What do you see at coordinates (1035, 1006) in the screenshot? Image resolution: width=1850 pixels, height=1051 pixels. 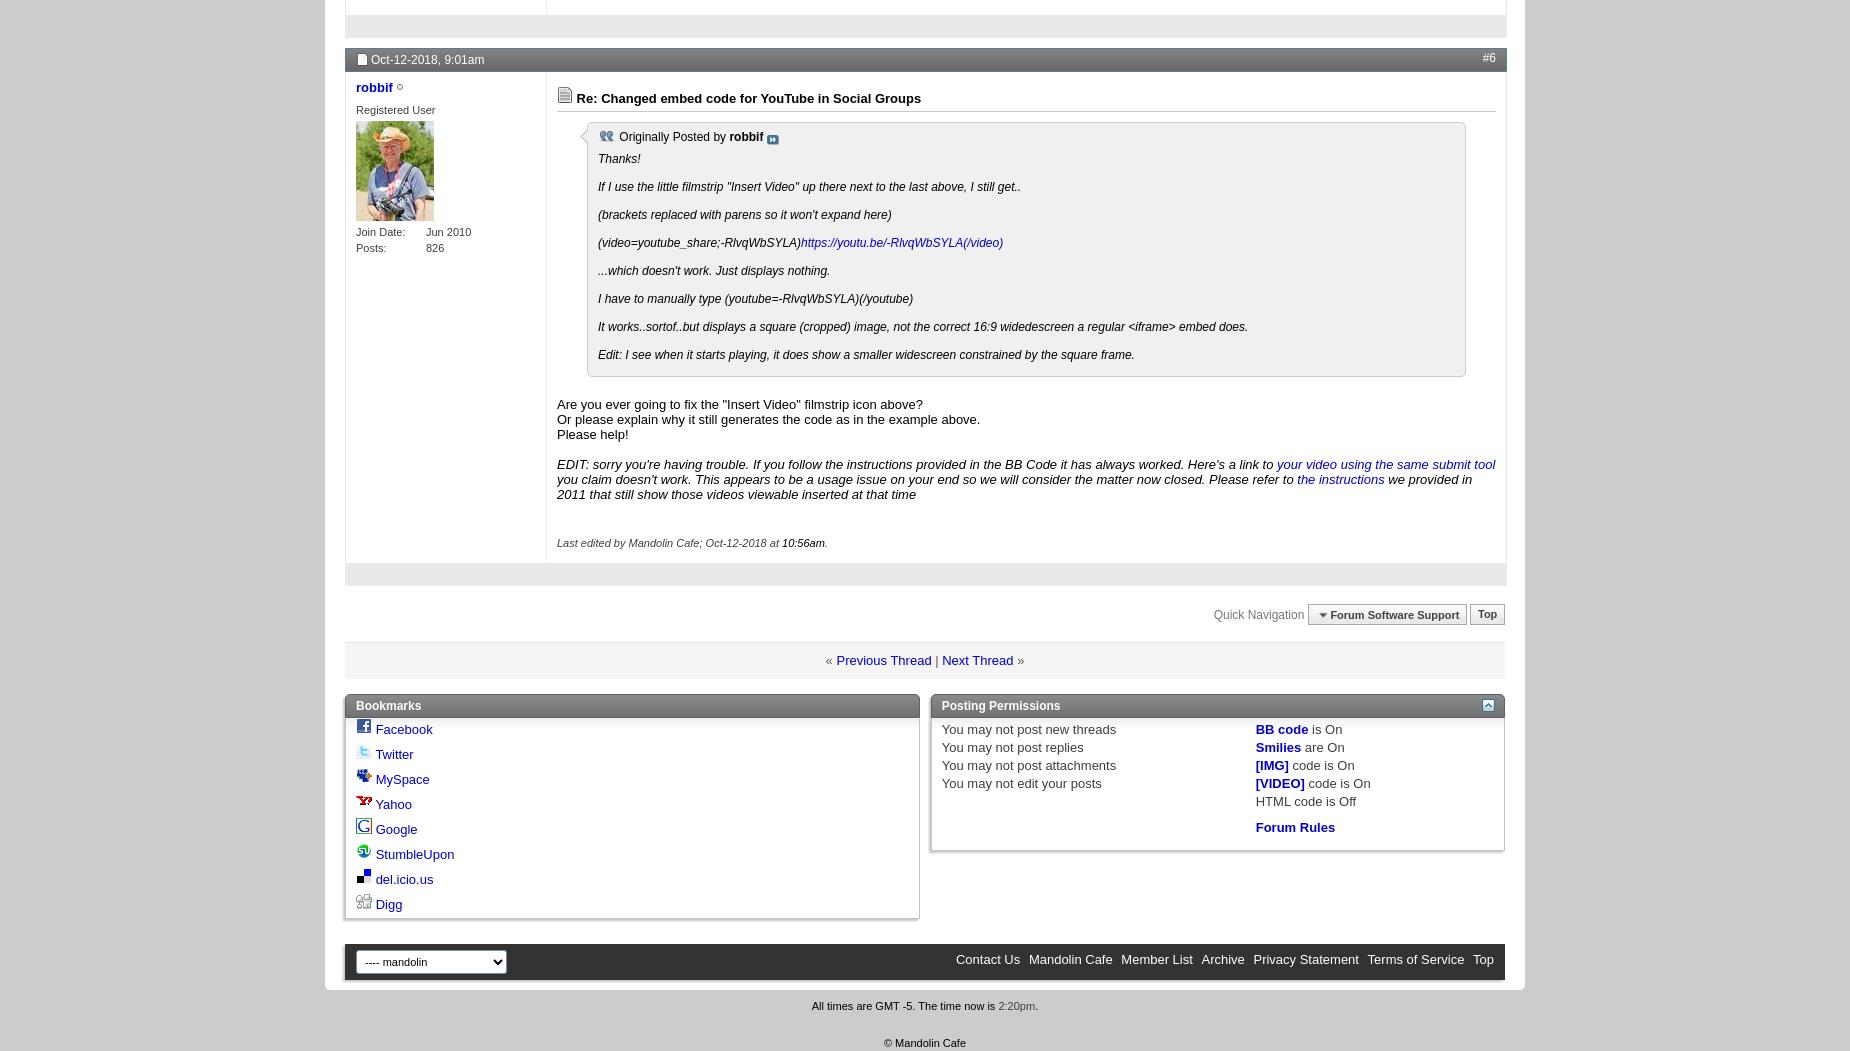 I see `'.'` at bounding box center [1035, 1006].